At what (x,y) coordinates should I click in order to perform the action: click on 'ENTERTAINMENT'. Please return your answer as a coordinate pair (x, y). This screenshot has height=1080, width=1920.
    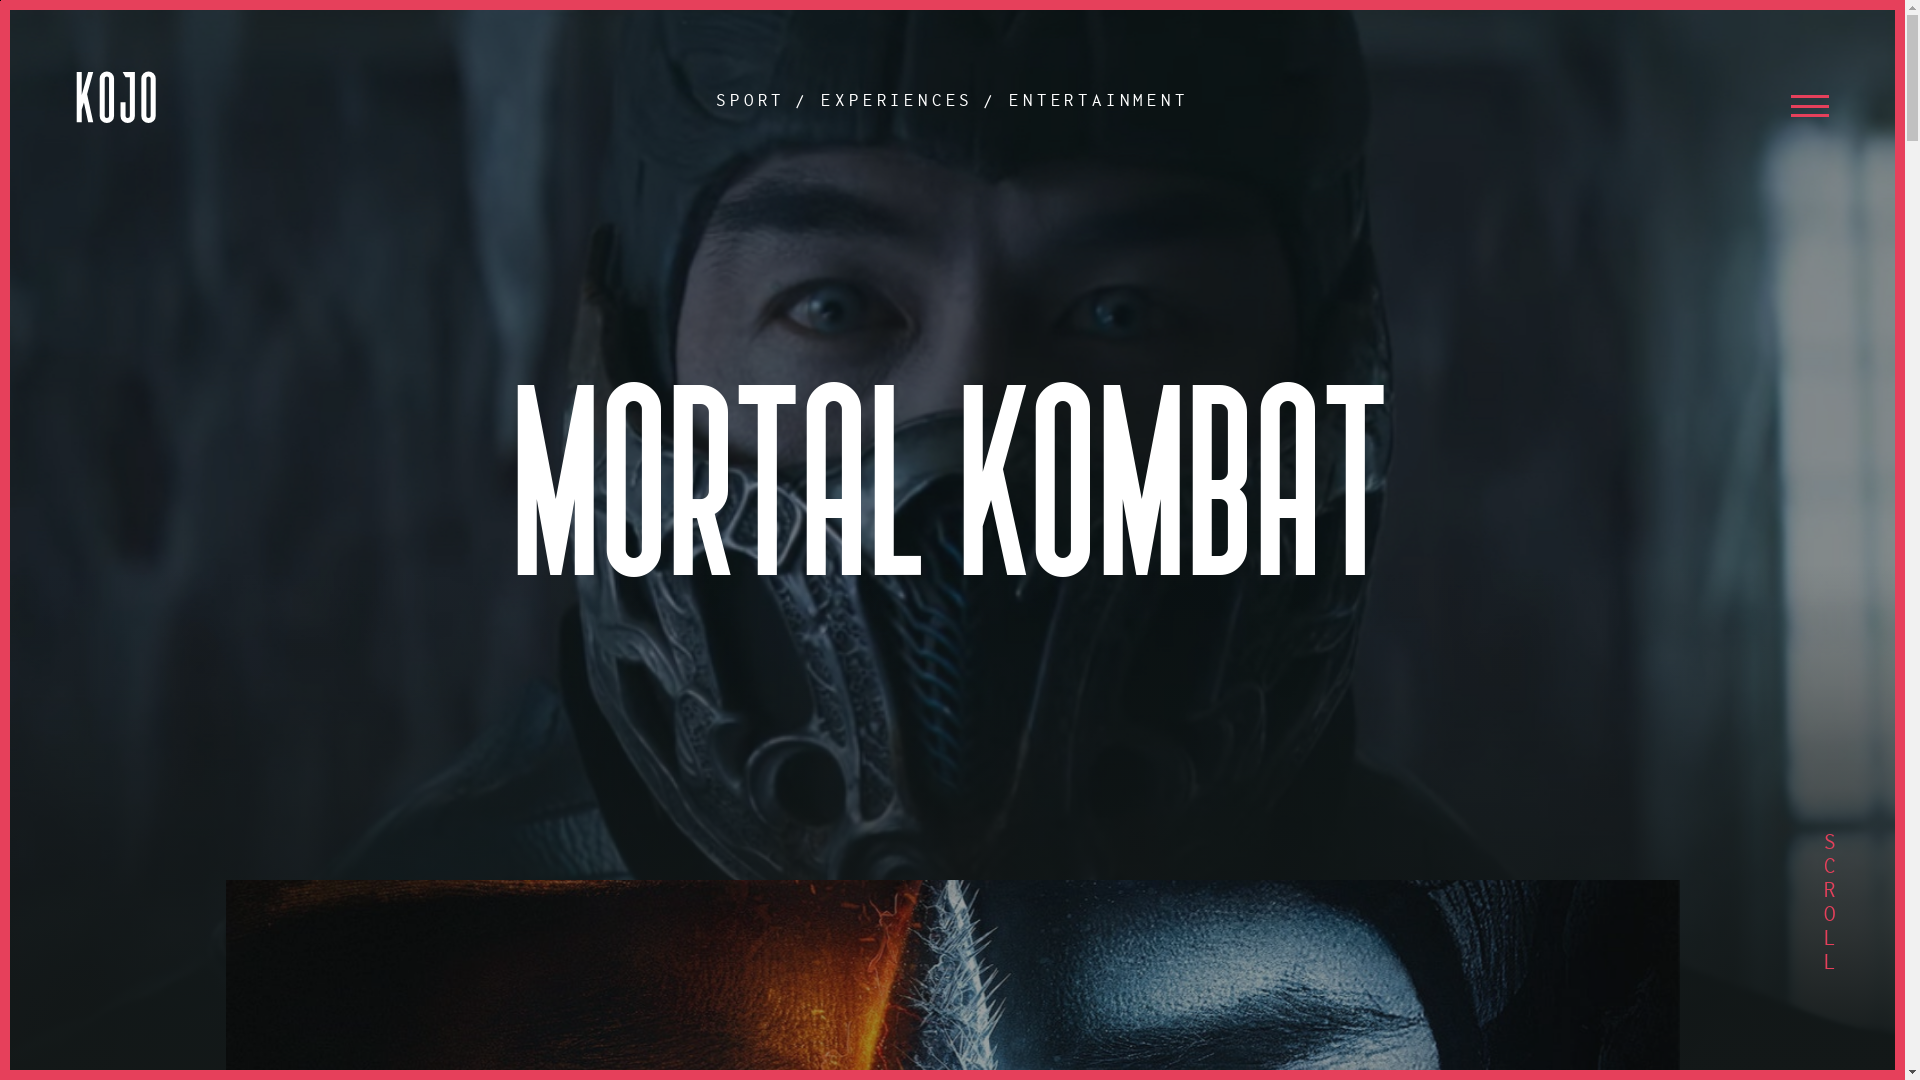
    Looking at the image, I should click on (1098, 100).